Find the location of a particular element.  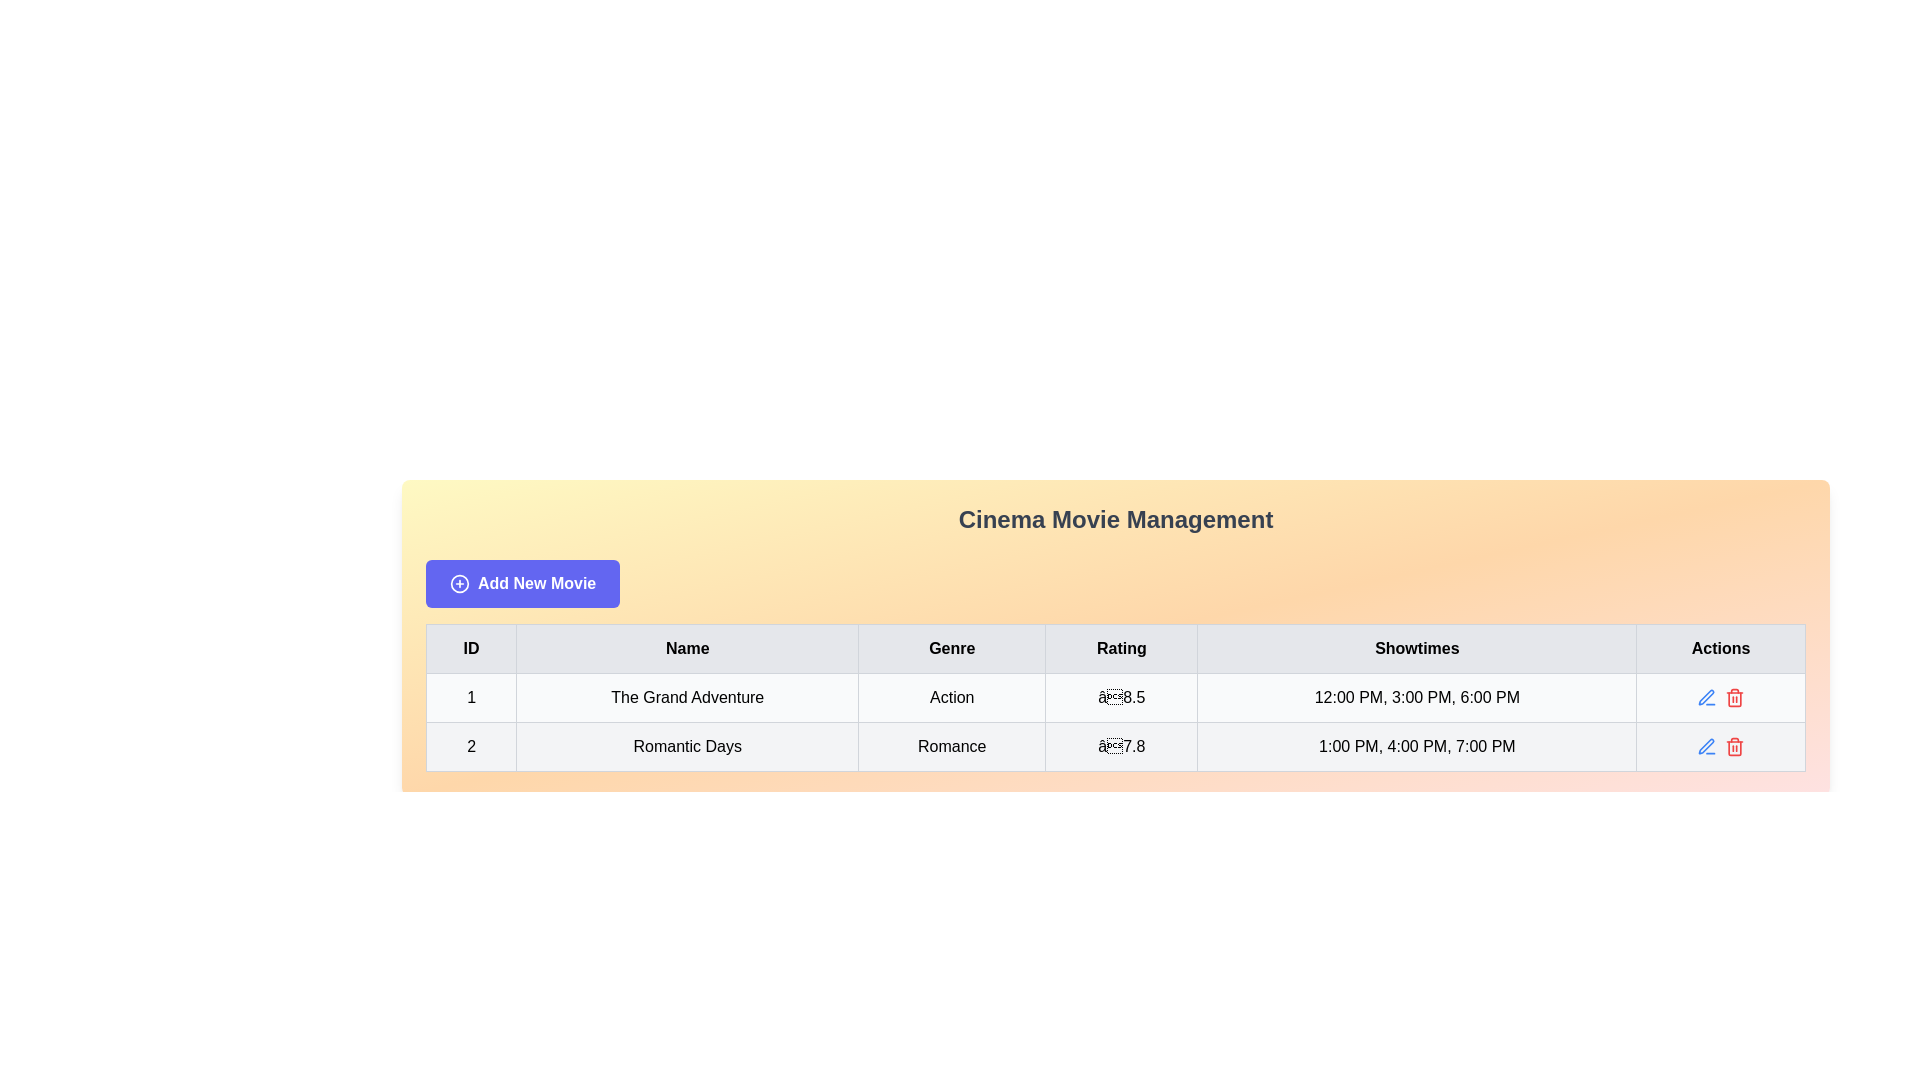

the Vector graphical icon in the second row of the 'Actions' column in the table, which represents an editing action is located at coordinates (1705, 746).